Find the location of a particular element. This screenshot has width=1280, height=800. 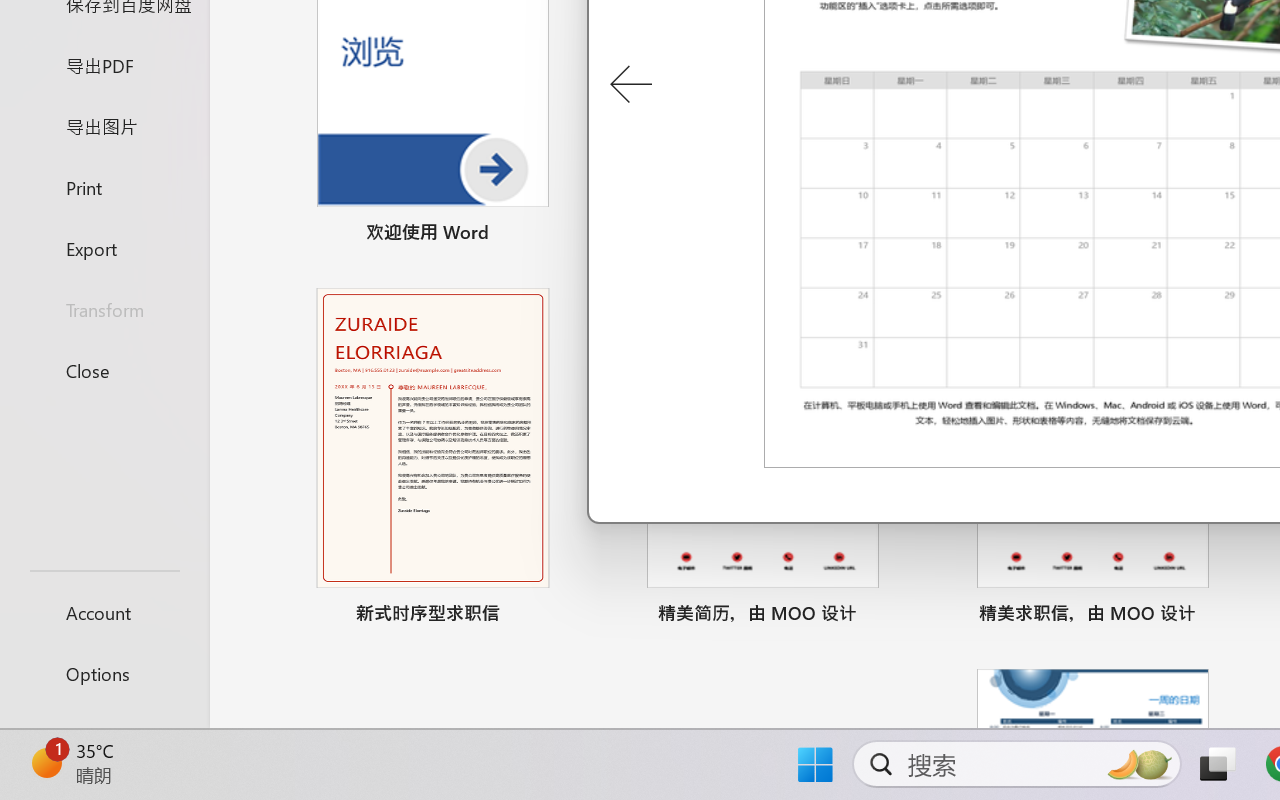

'Pin to list' is located at coordinates (1222, 616).